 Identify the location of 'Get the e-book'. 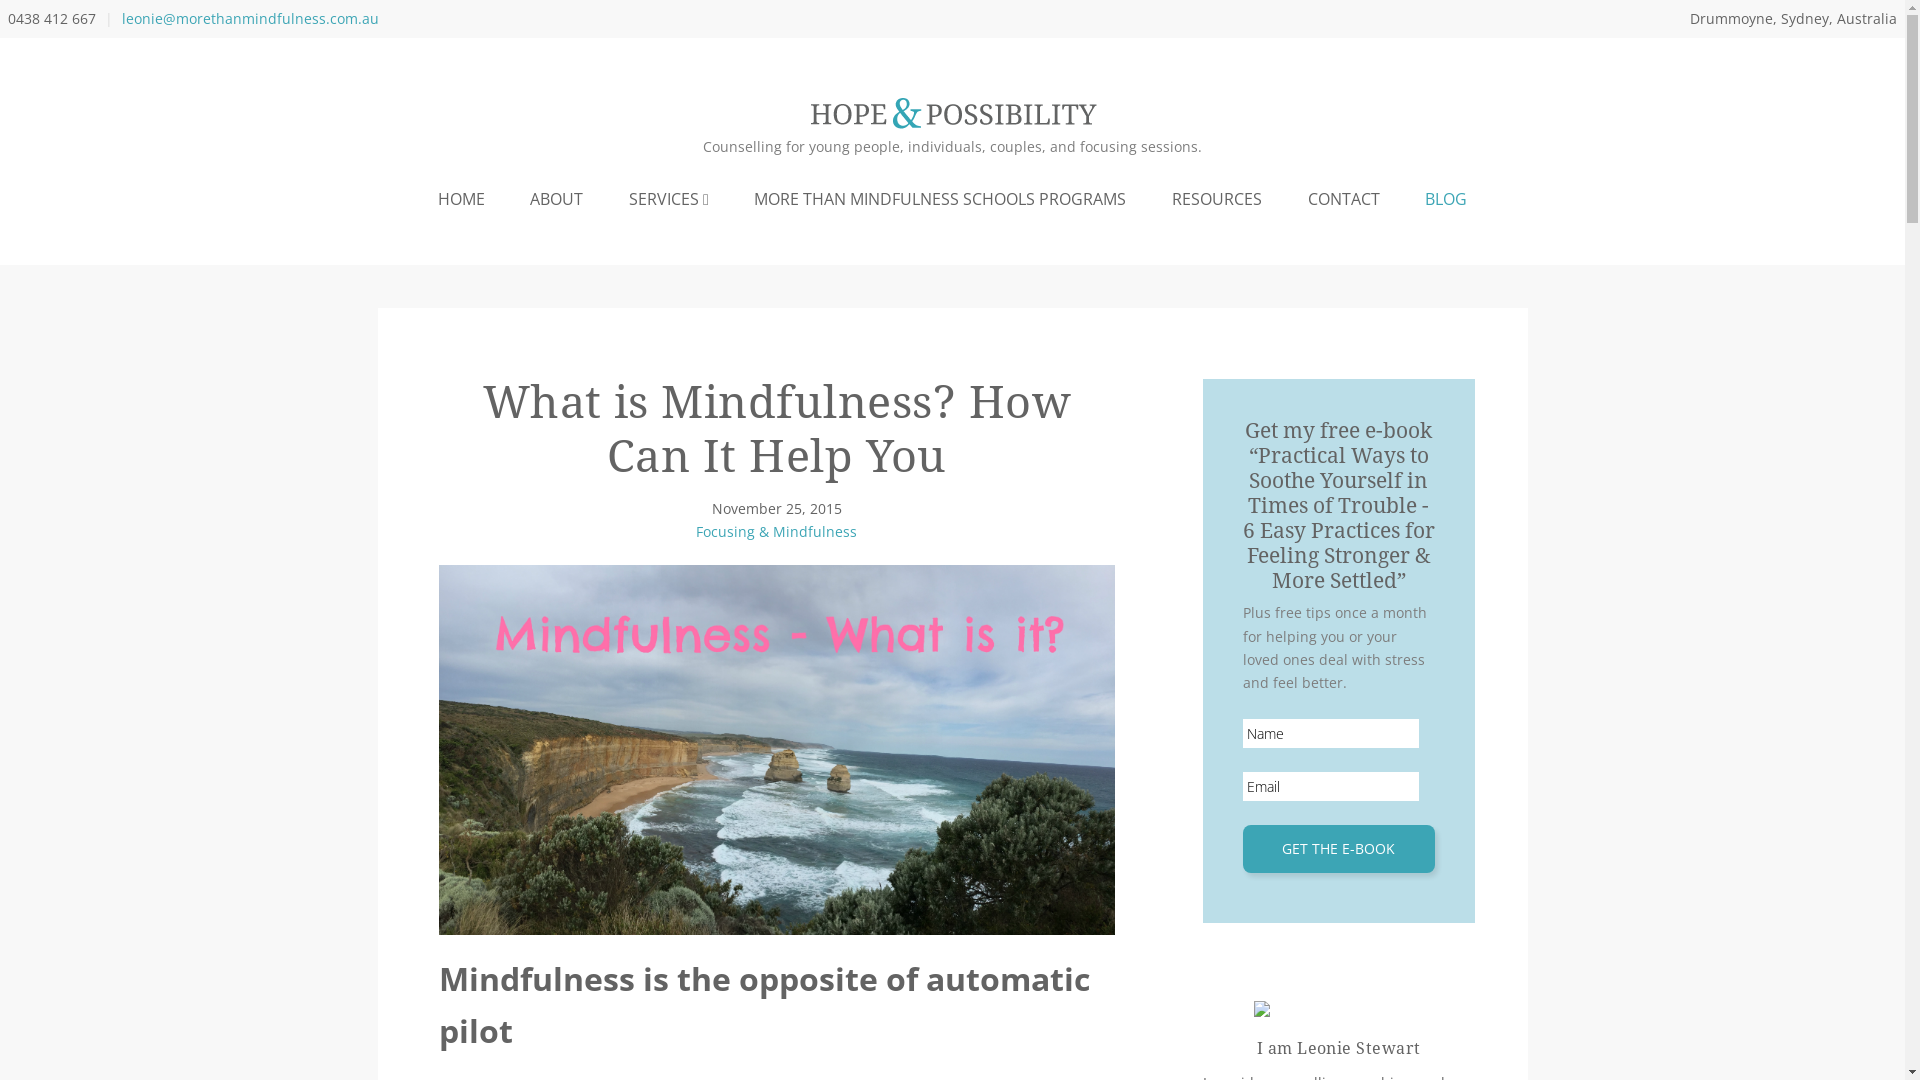
(1339, 848).